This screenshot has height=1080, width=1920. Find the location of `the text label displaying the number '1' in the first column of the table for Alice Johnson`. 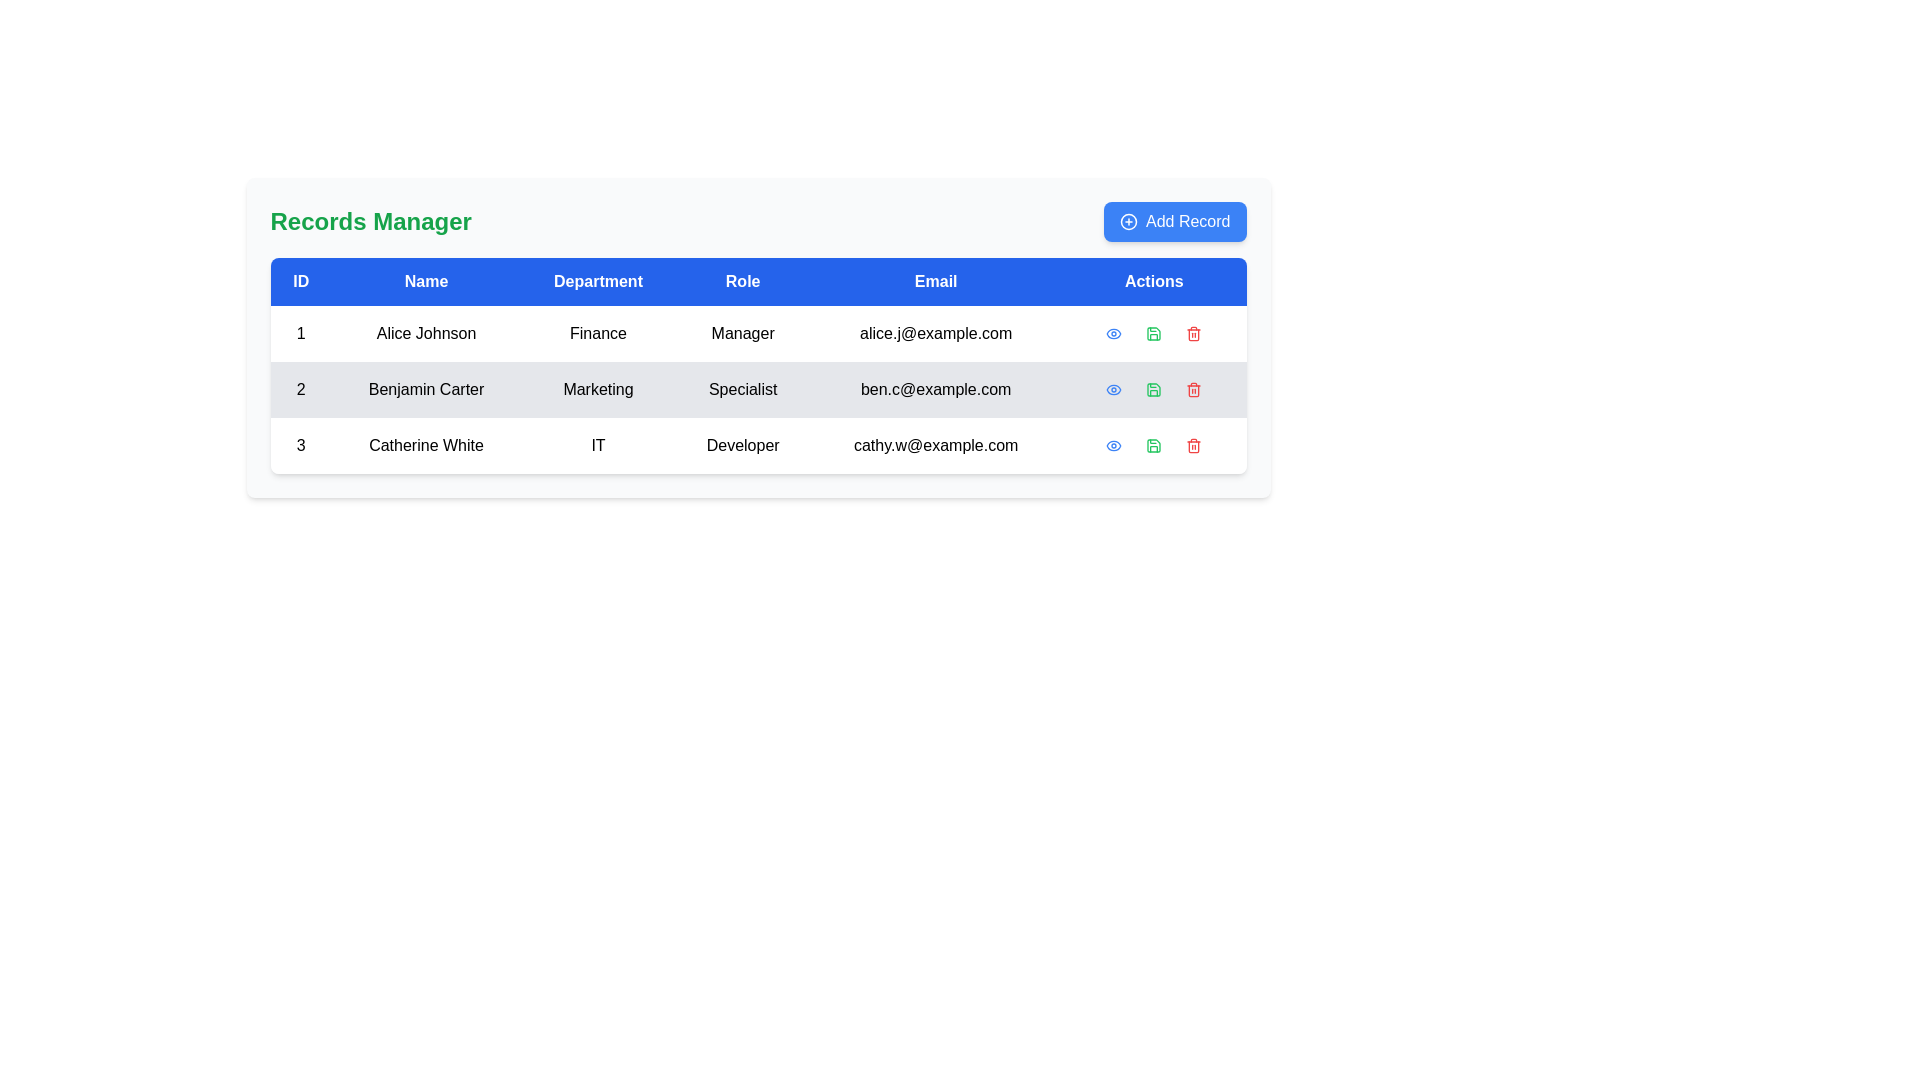

the text label displaying the number '1' in the first column of the table for Alice Johnson is located at coordinates (300, 333).